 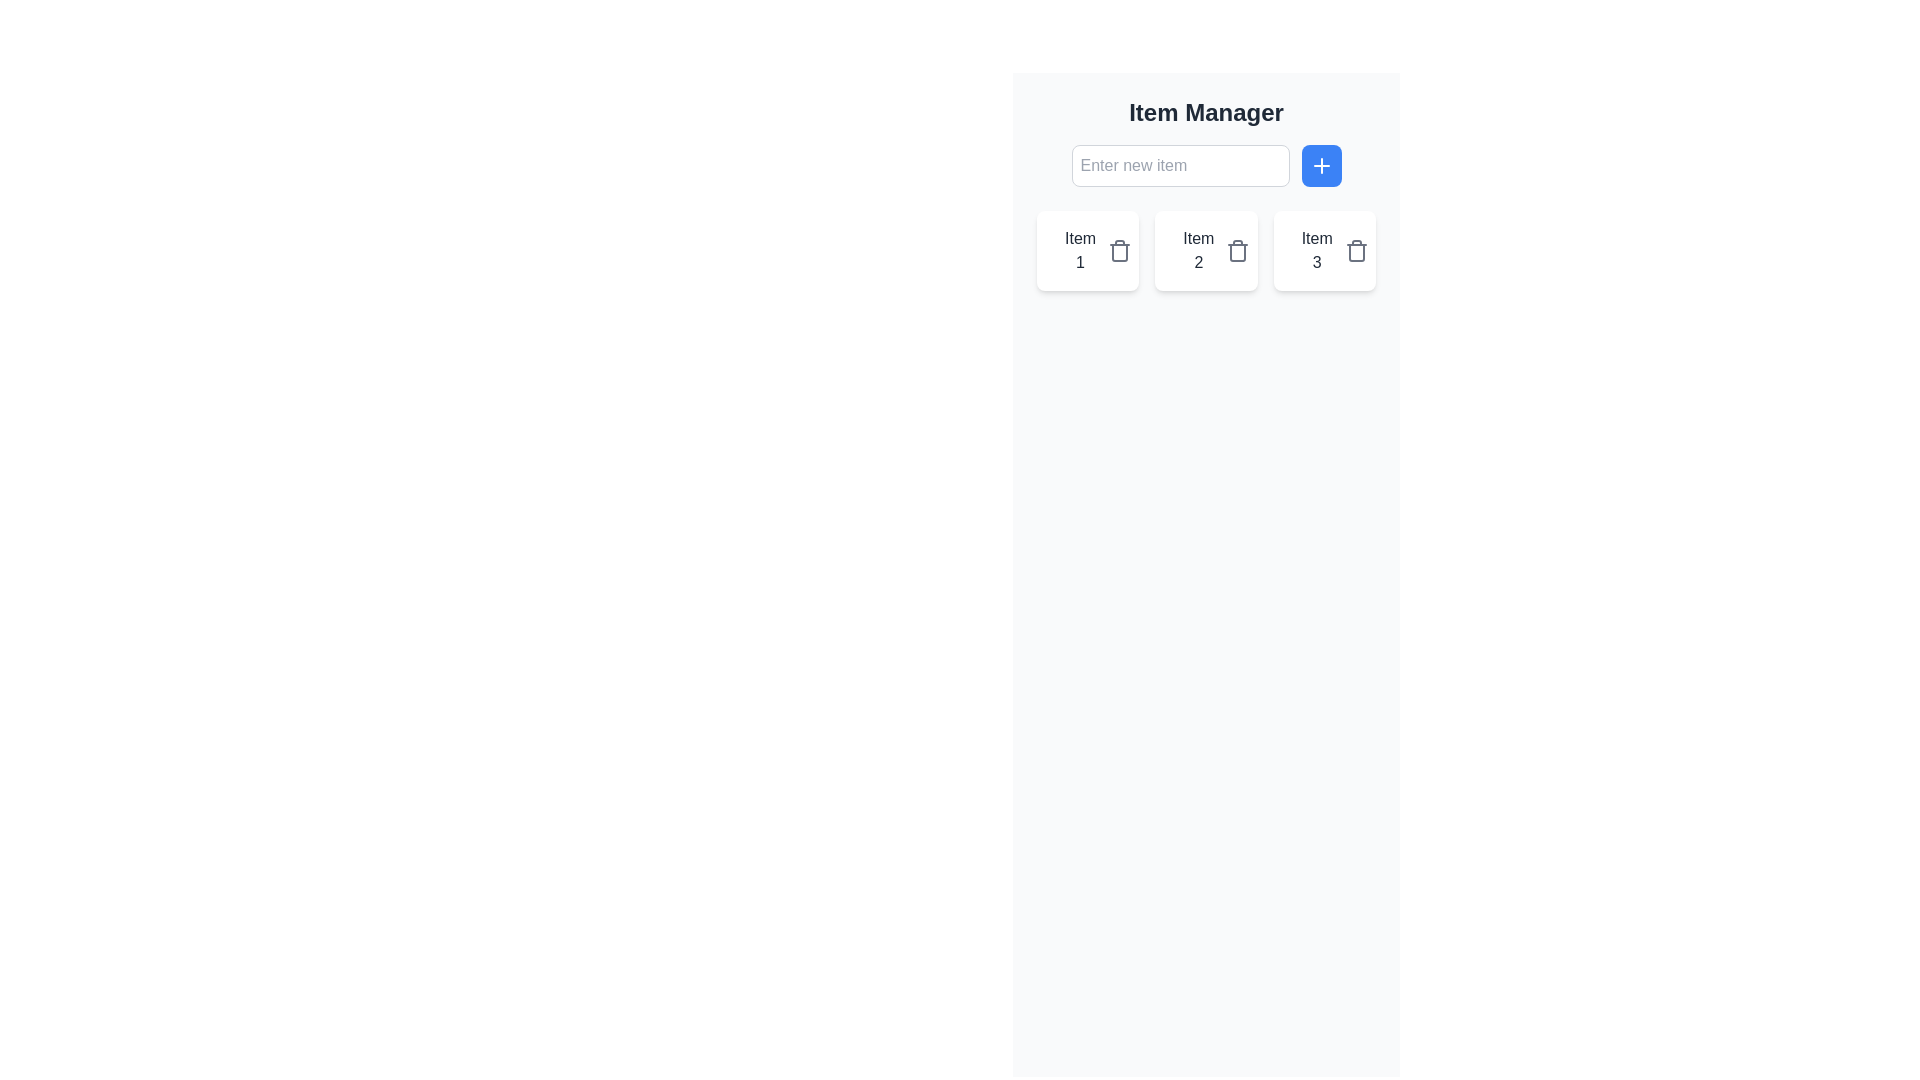 I want to click on the static text label 'Item 2' located centrally within the second item card in the item manager, positioned between 'Item 1' and 'Item 3', so click(x=1198, y=249).